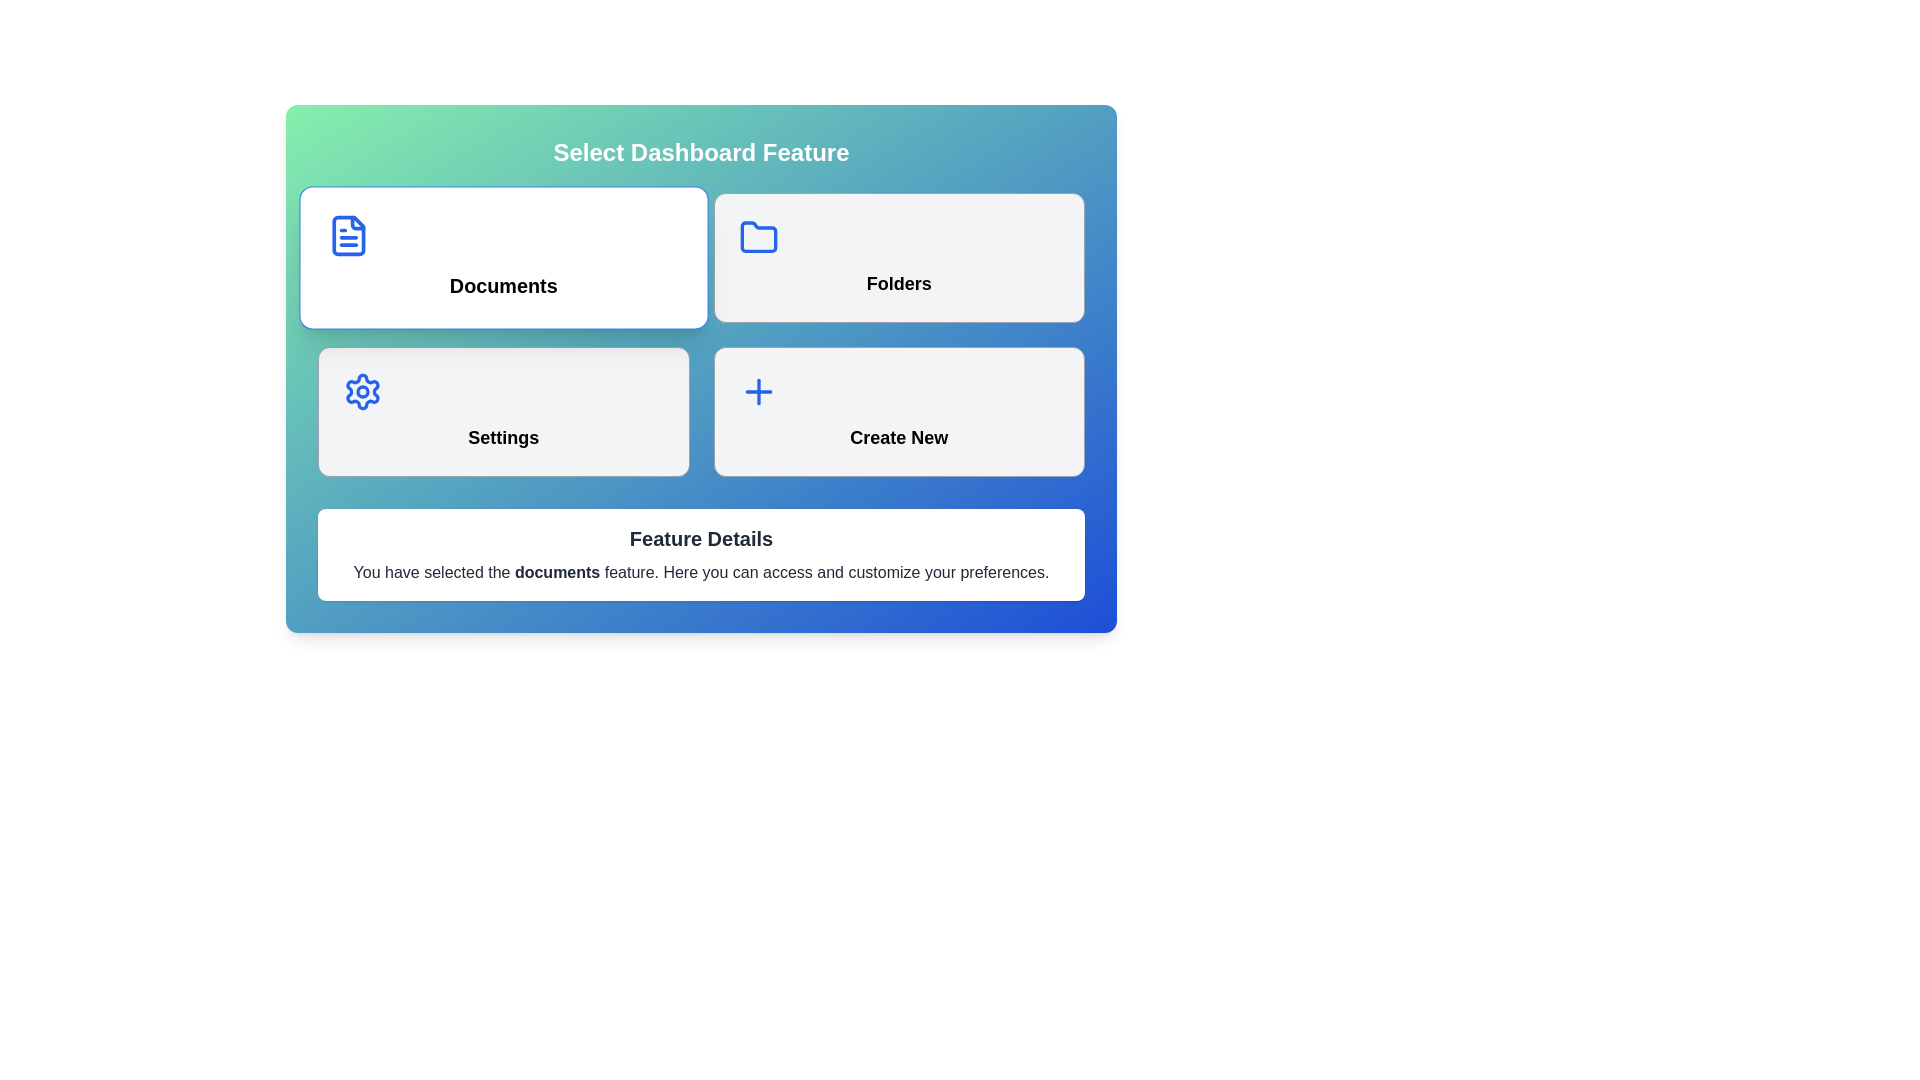  I want to click on the 'Settings' icon located in the lower-left quadrant of the dashboard interface, so click(363, 392).